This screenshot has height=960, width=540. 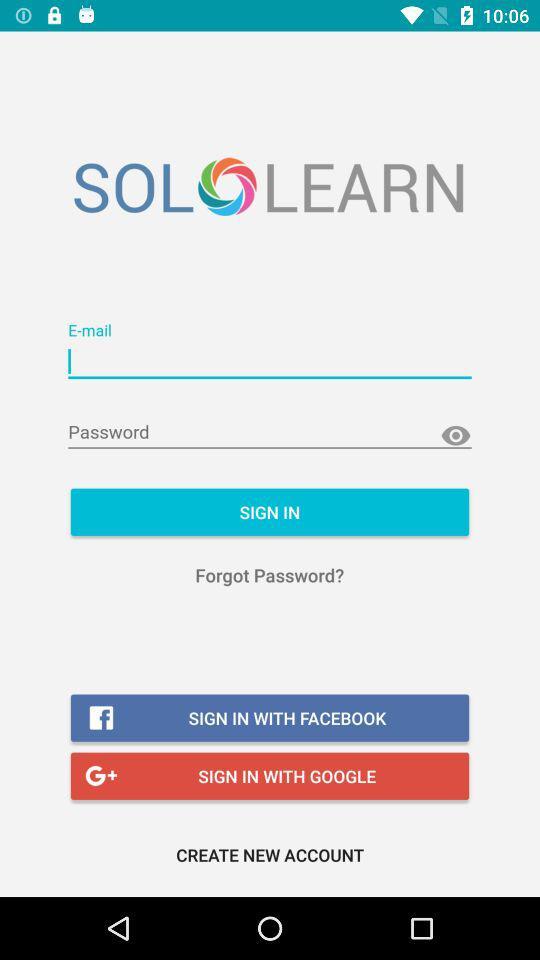 What do you see at coordinates (269, 575) in the screenshot?
I see `item below the sign in icon` at bounding box center [269, 575].